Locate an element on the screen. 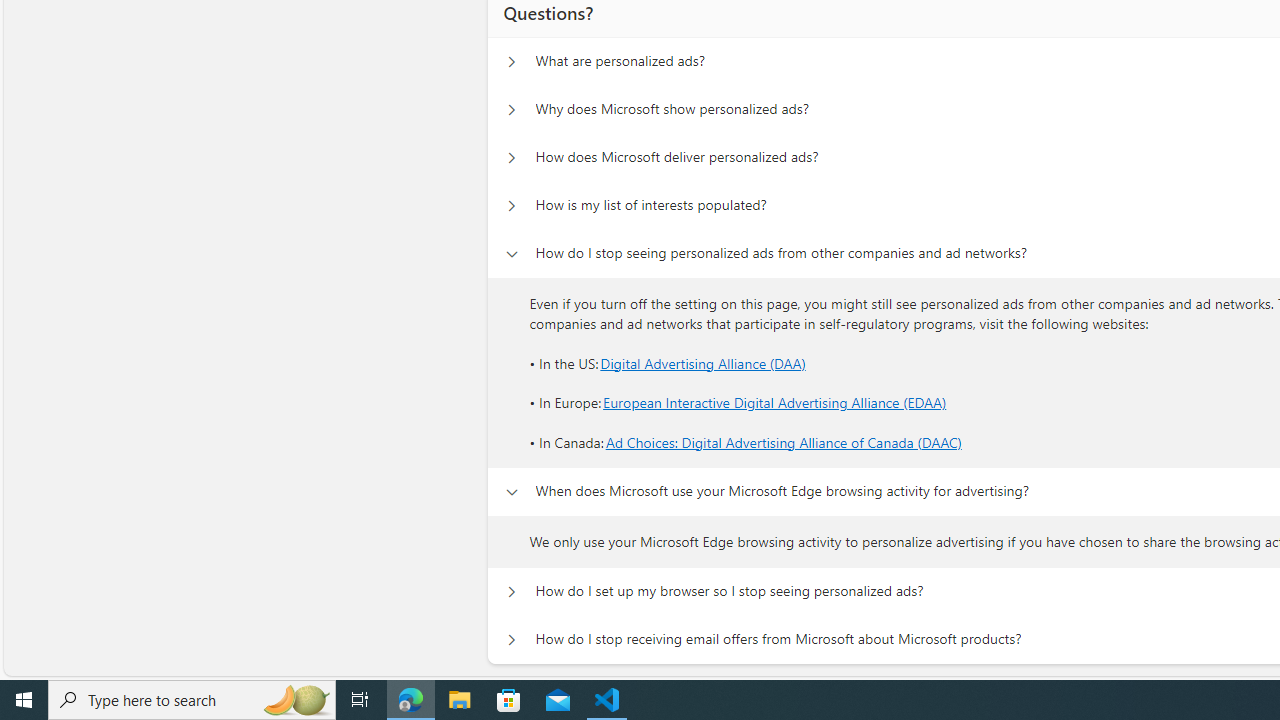 This screenshot has width=1280, height=720. 'Digital Advertising Alliance (DAA)' is located at coordinates (703, 362).